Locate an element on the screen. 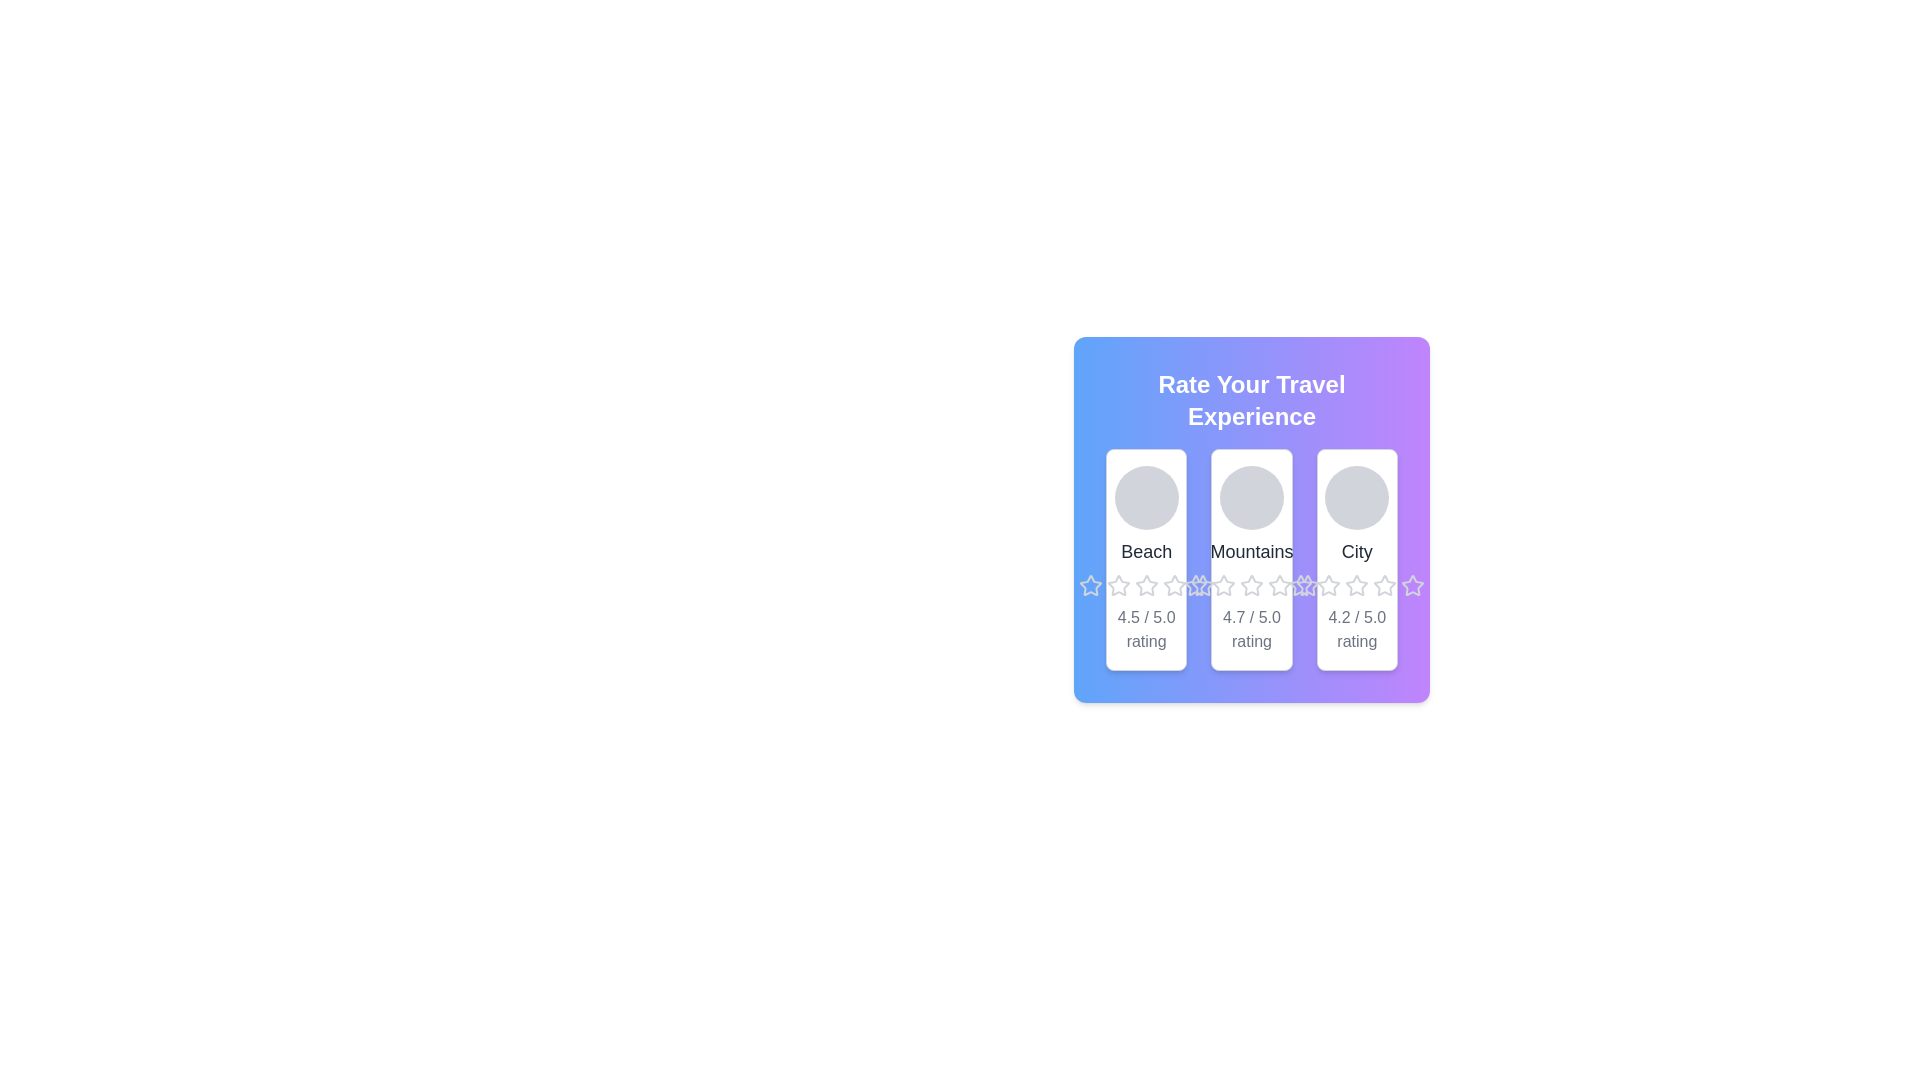  text from the Text Label displaying '4.2 / 5.0 rating' located at the bottom center of the 'City' card, directly beneath the star icons is located at coordinates (1357, 628).